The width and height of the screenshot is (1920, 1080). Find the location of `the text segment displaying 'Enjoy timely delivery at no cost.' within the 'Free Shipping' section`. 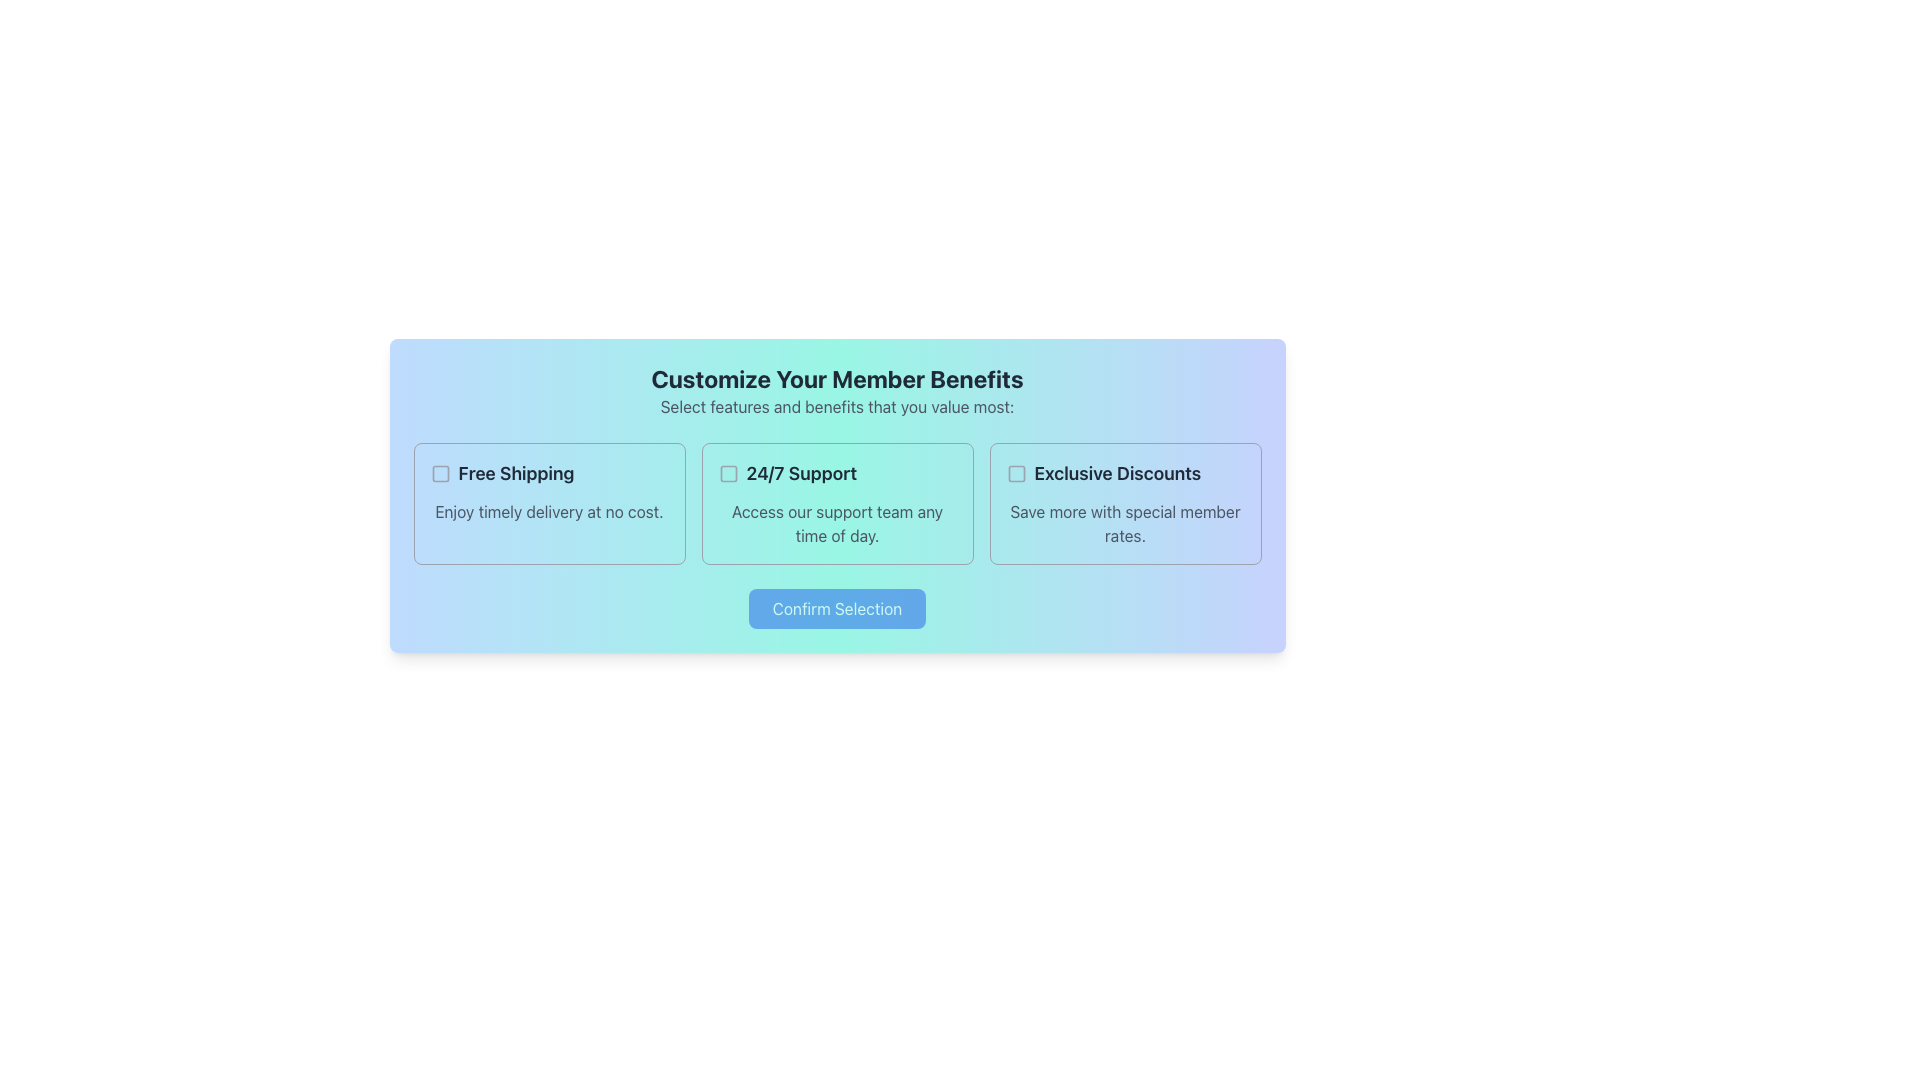

the text segment displaying 'Enjoy timely delivery at no cost.' within the 'Free Shipping' section is located at coordinates (549, 511).